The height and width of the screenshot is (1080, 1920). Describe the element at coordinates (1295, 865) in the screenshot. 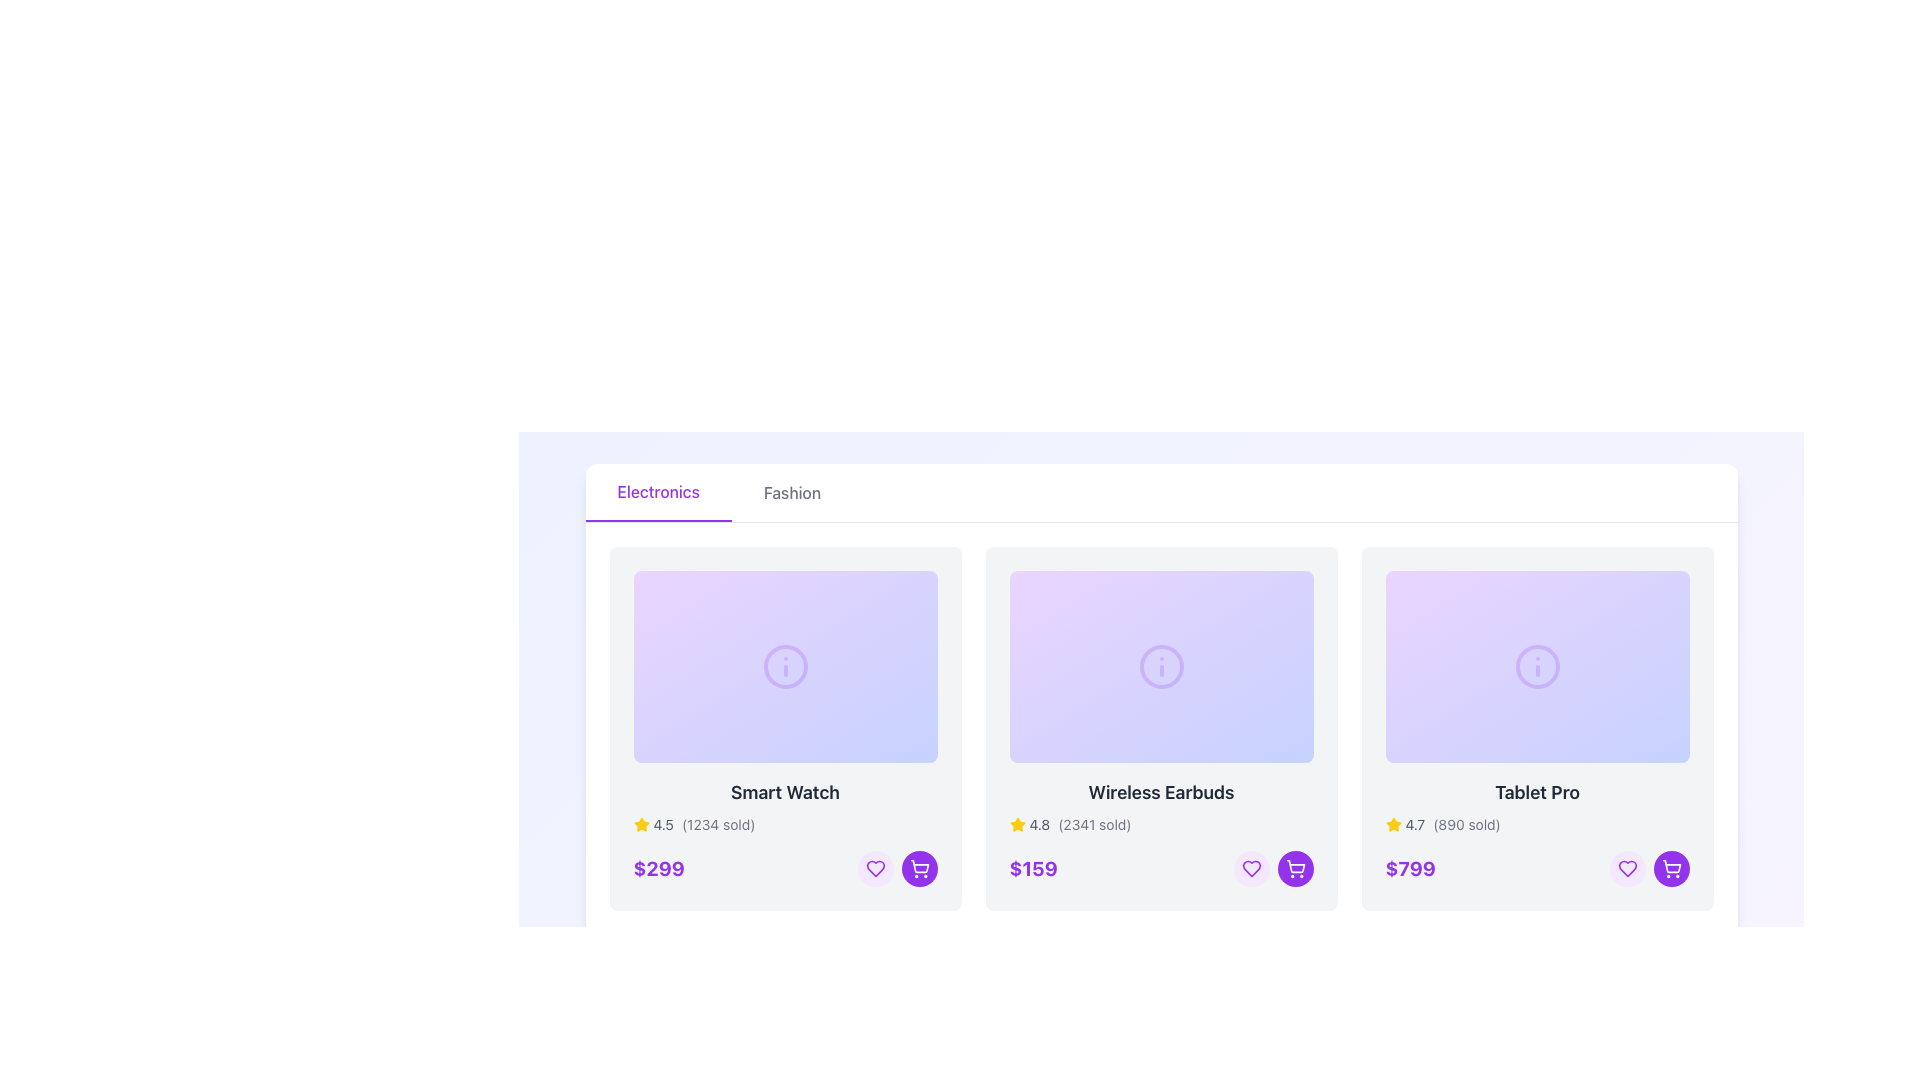

I see `the shopping cart icon located within the purple circular button at the lower-right corner of the 'Wireless Earbuds' product card to trigger a tooltip or visual effect` at that location.